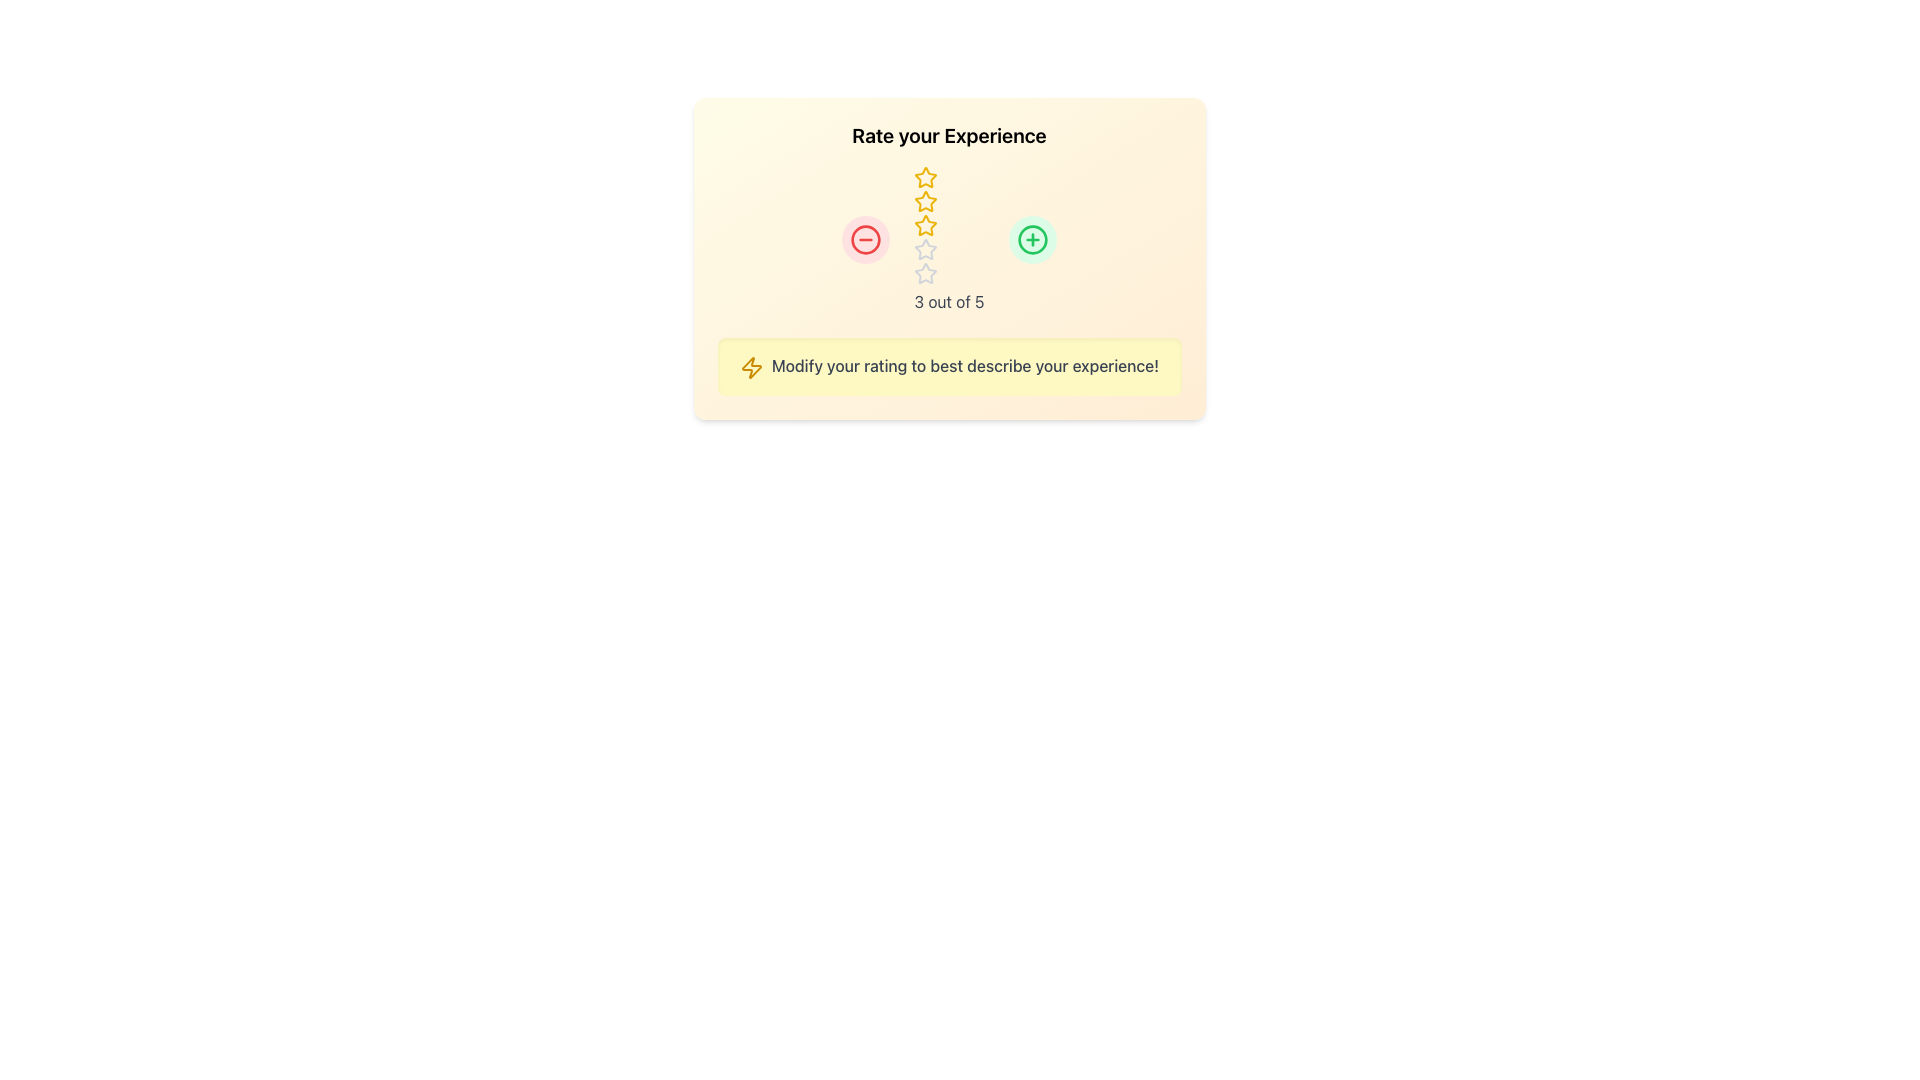 The image size is (1920, 1080). I want to click on the rating stars in the information card that prompts 'Rate your Experience' with a vertical gradient background from yellow to orange, so click(948, 257).